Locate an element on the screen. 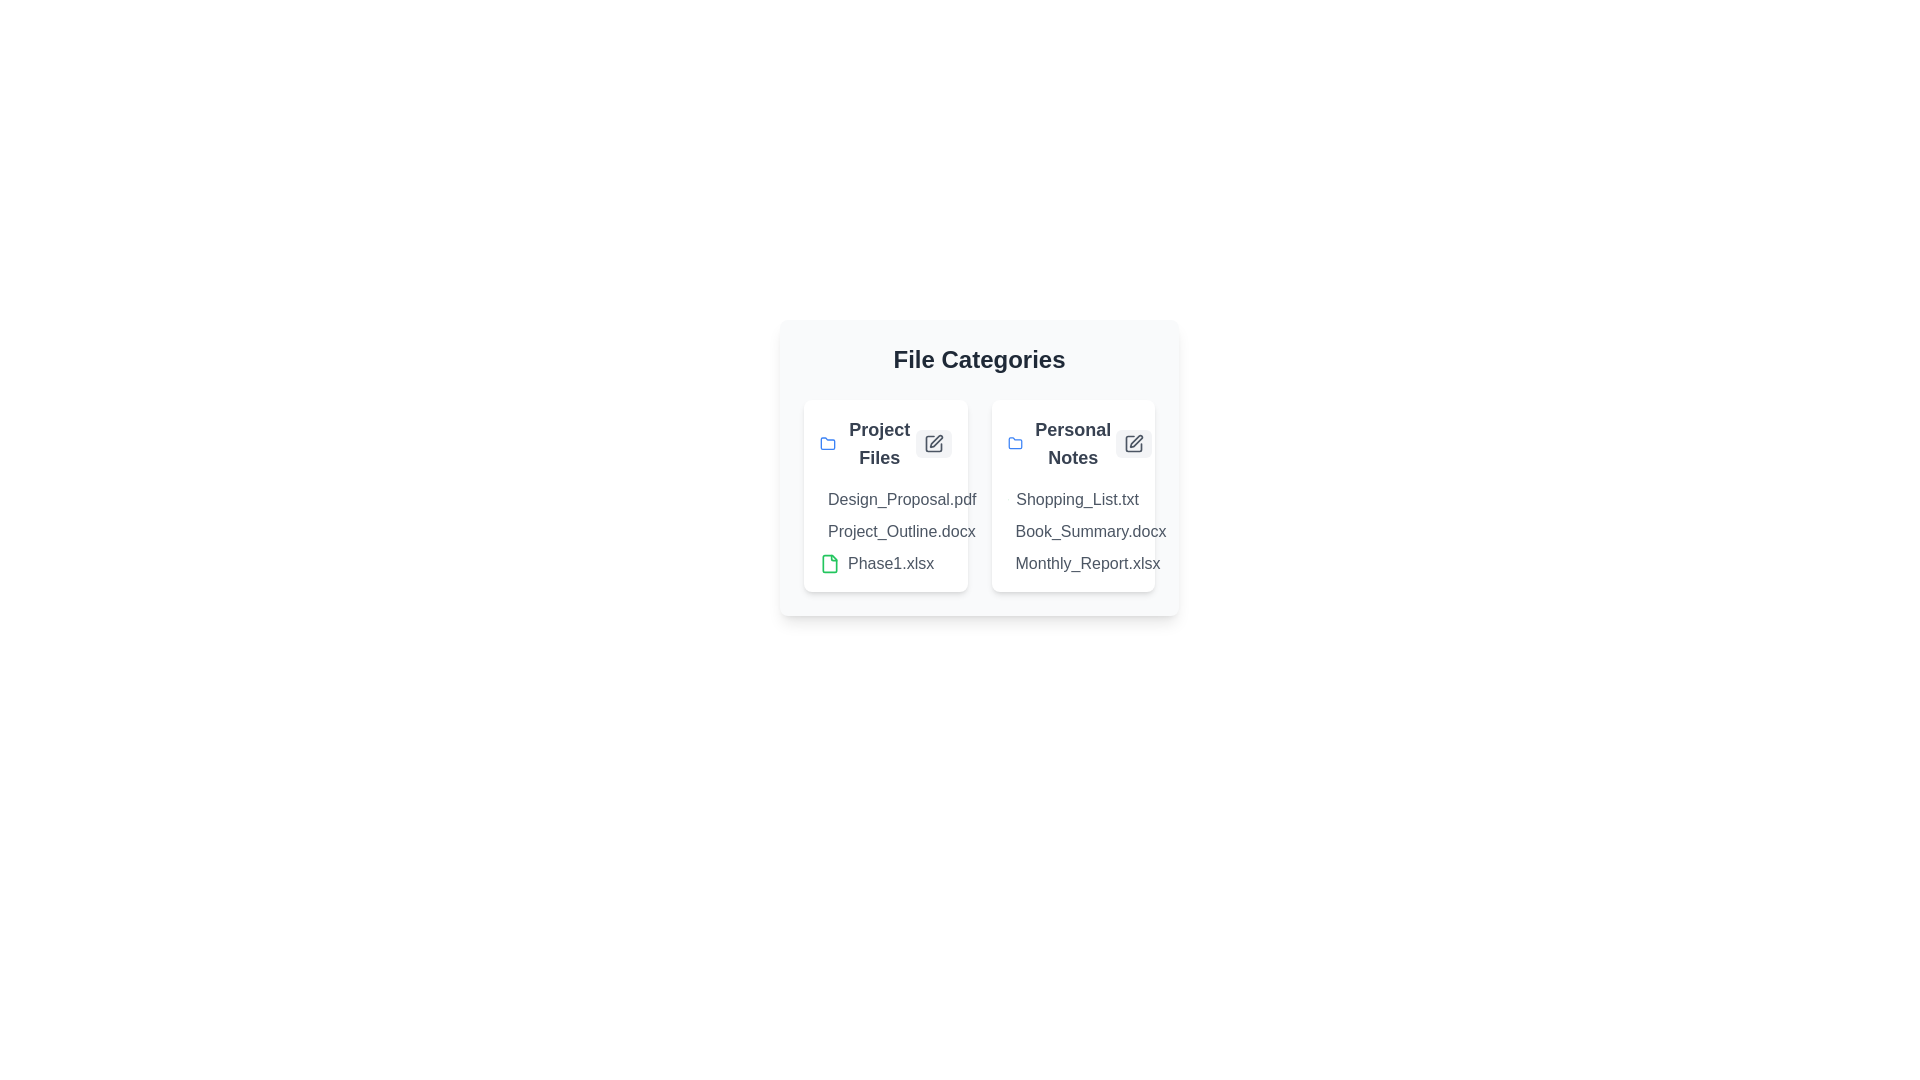 This screenshot has height=1080, width=1920. the text of the document named Design_Proposal.pdf in the list is located at coordinates (820, 499).